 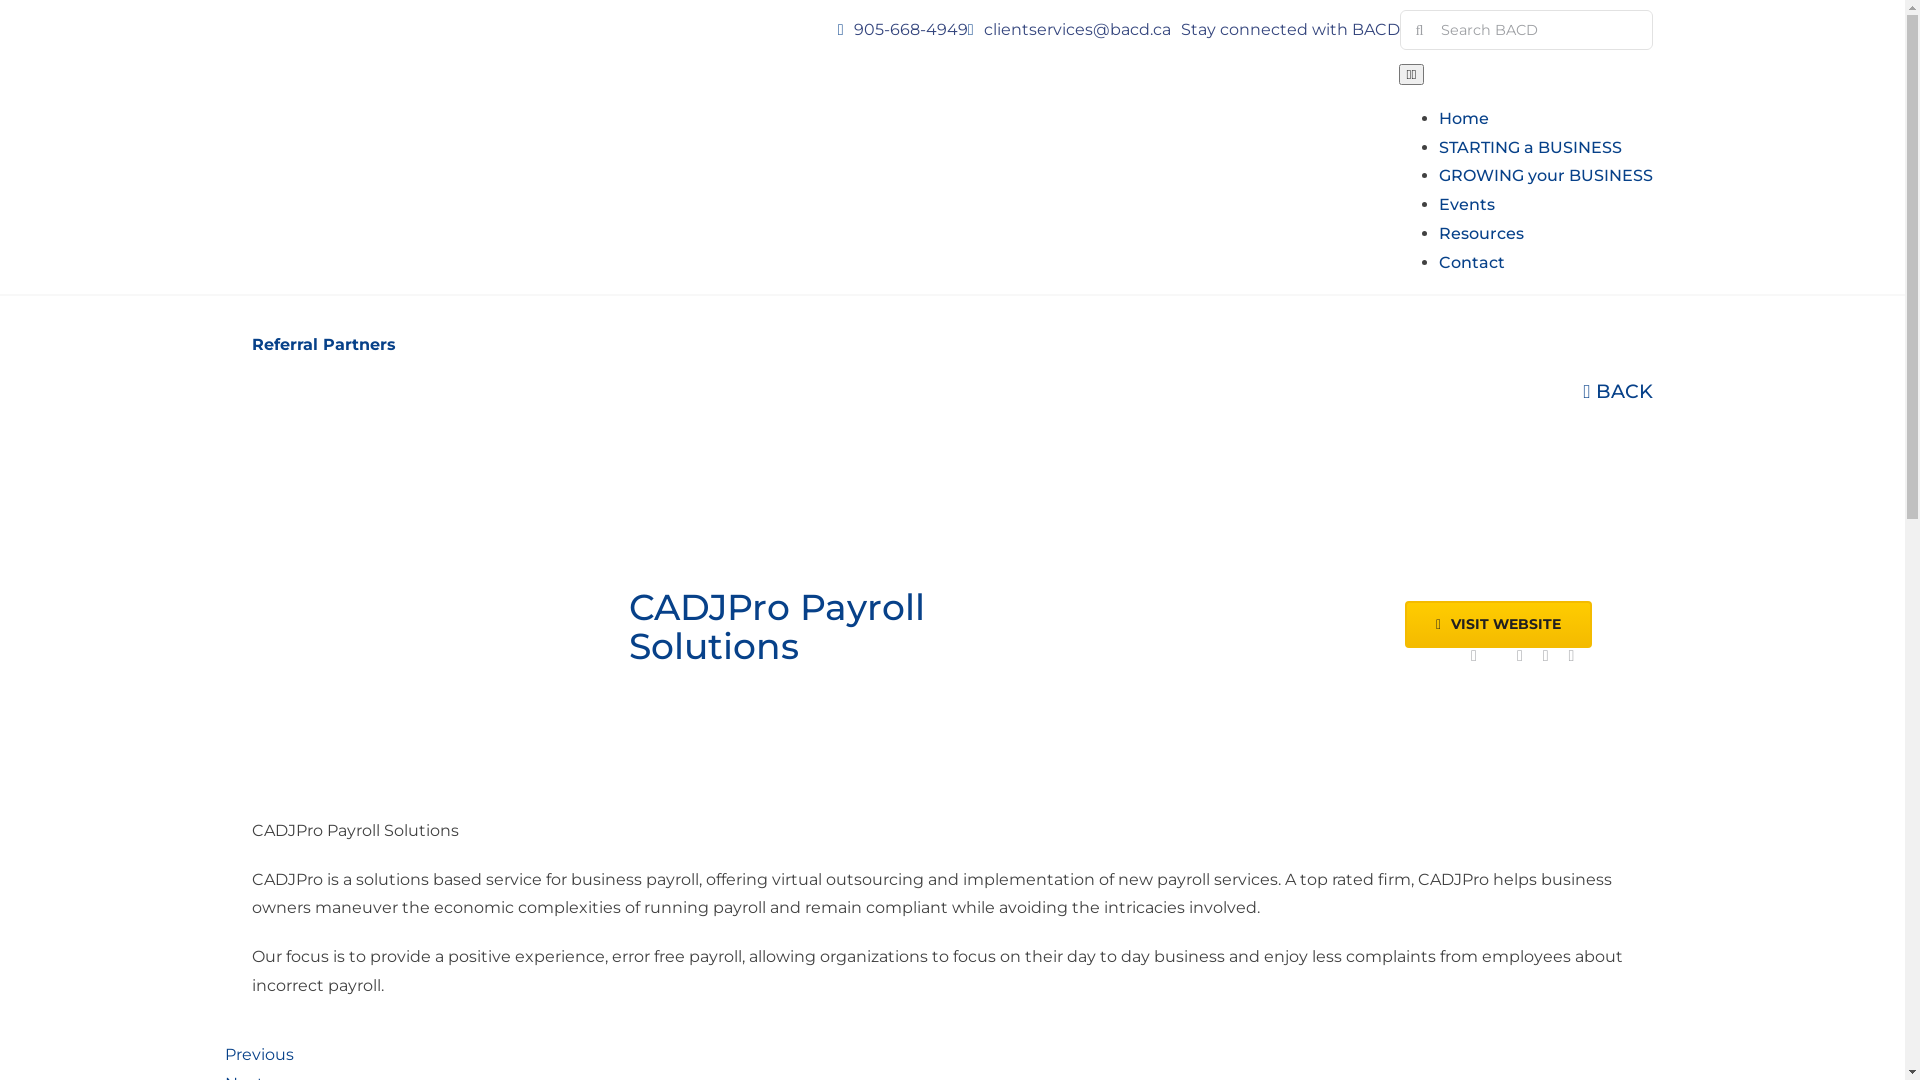 I want to click on 'Previous', so click(x=257, y=1053).